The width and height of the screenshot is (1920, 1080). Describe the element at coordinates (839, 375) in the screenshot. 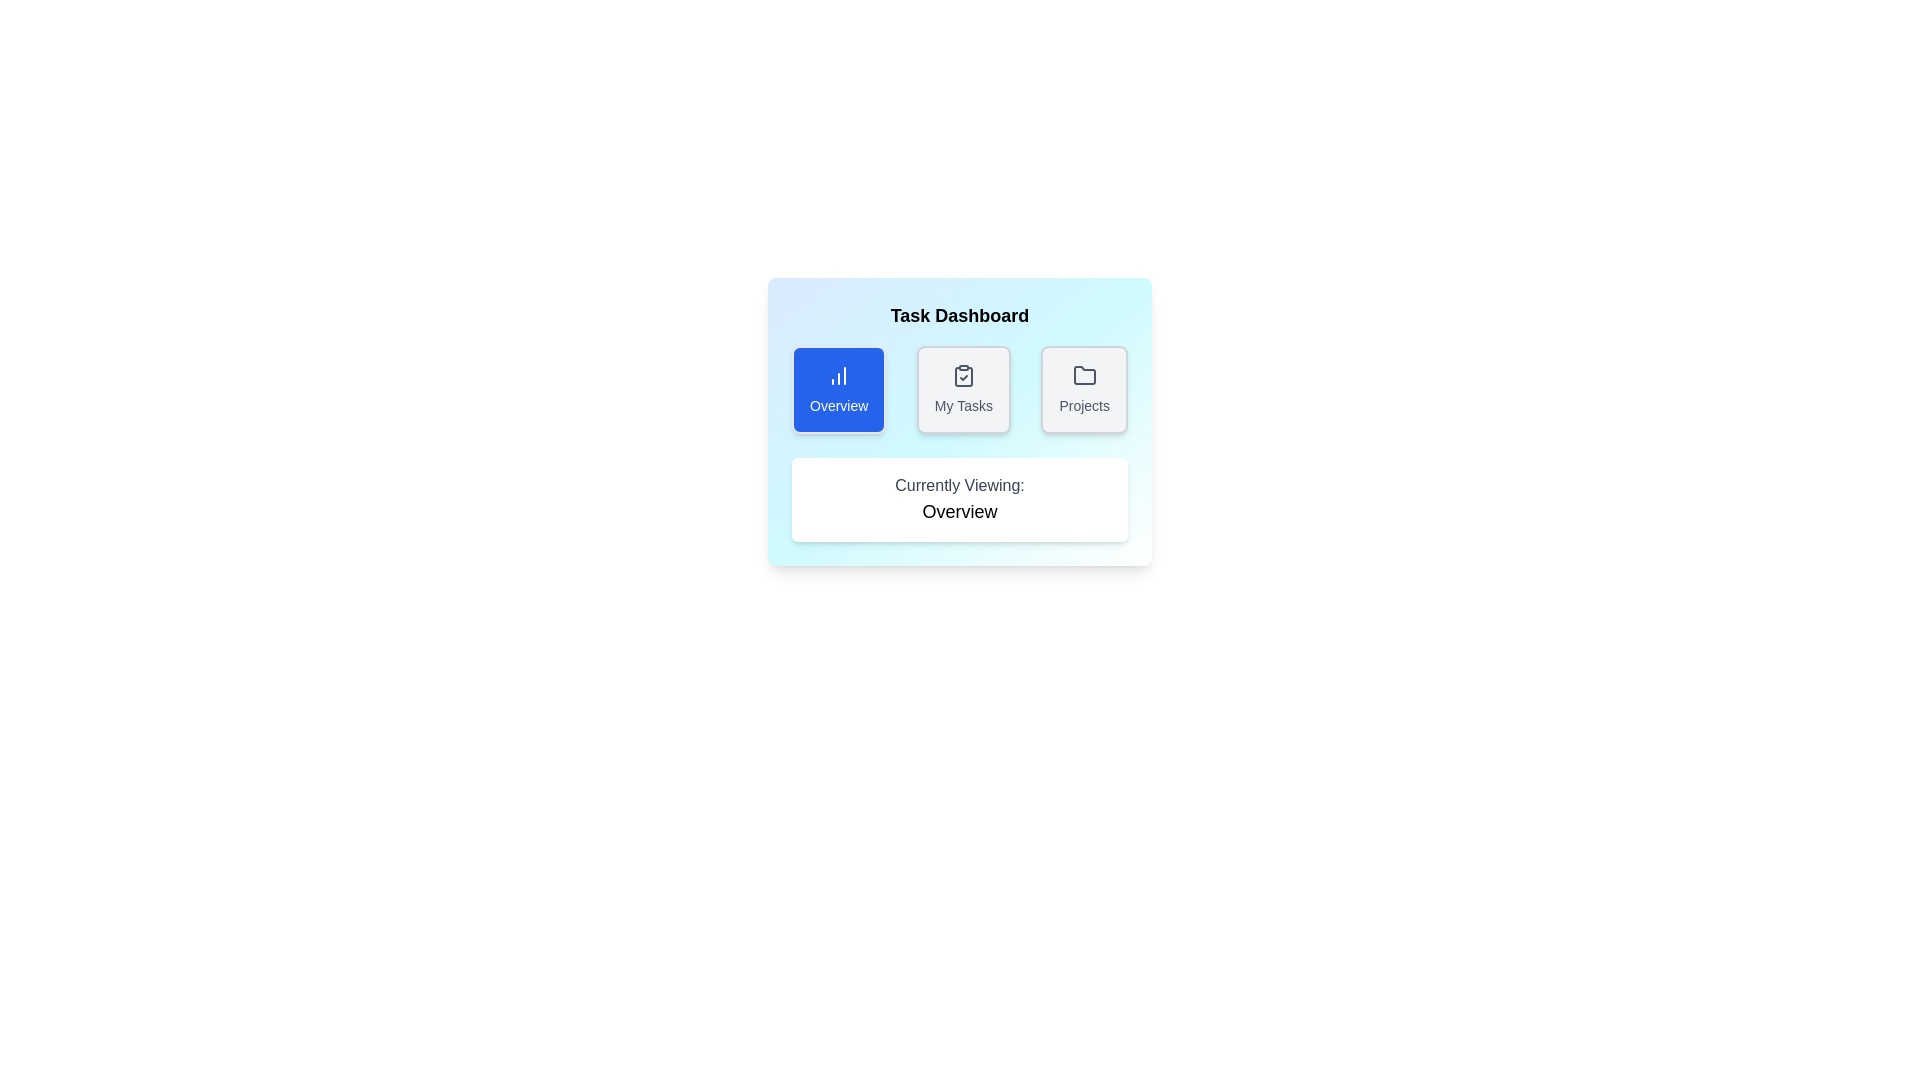

I see `the icon of the tab labeled 'Overview' for inspection` at that location.